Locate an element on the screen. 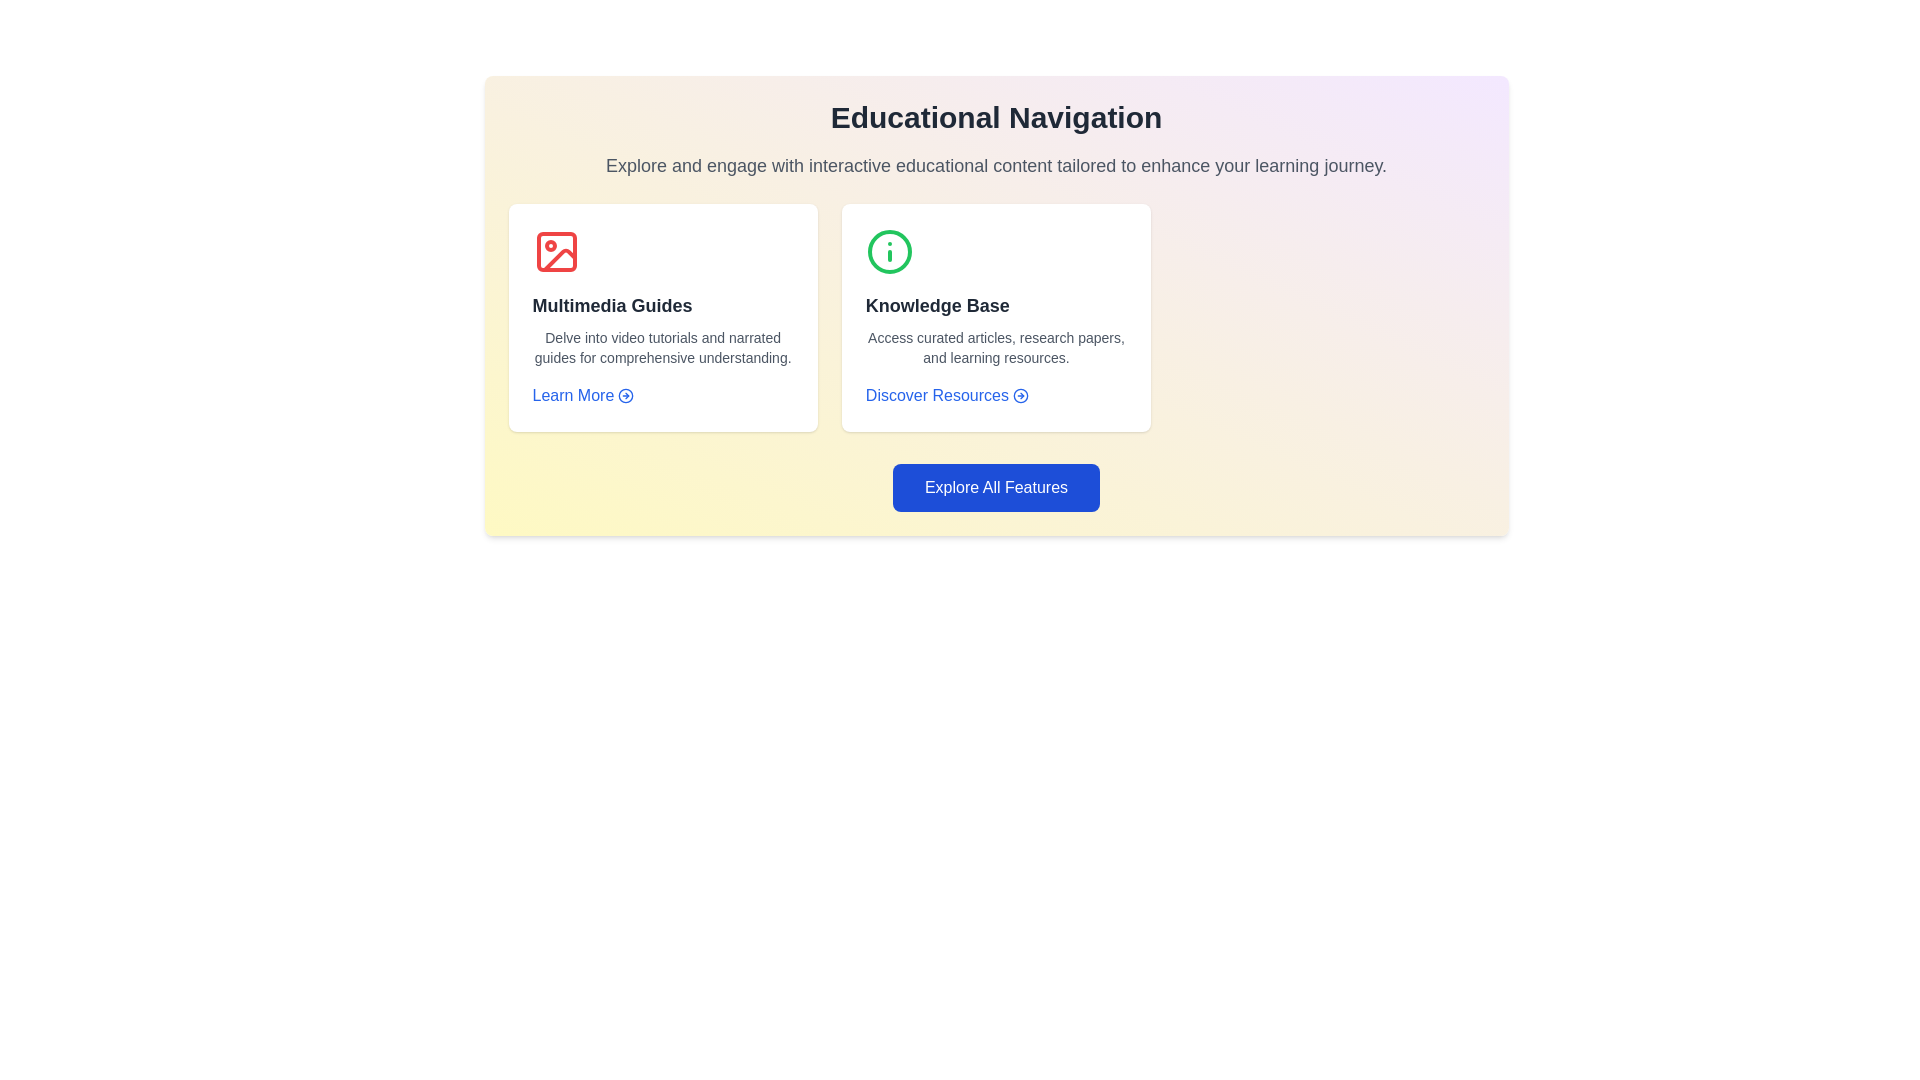 Image resolution: width=1920 pixels, height=1080 pixels. text content of the single line text label styled in medium gray located directly beneath the 'Educational Navigation' title, which serves as an introductory paragraph is located at coordinates (996, 164).